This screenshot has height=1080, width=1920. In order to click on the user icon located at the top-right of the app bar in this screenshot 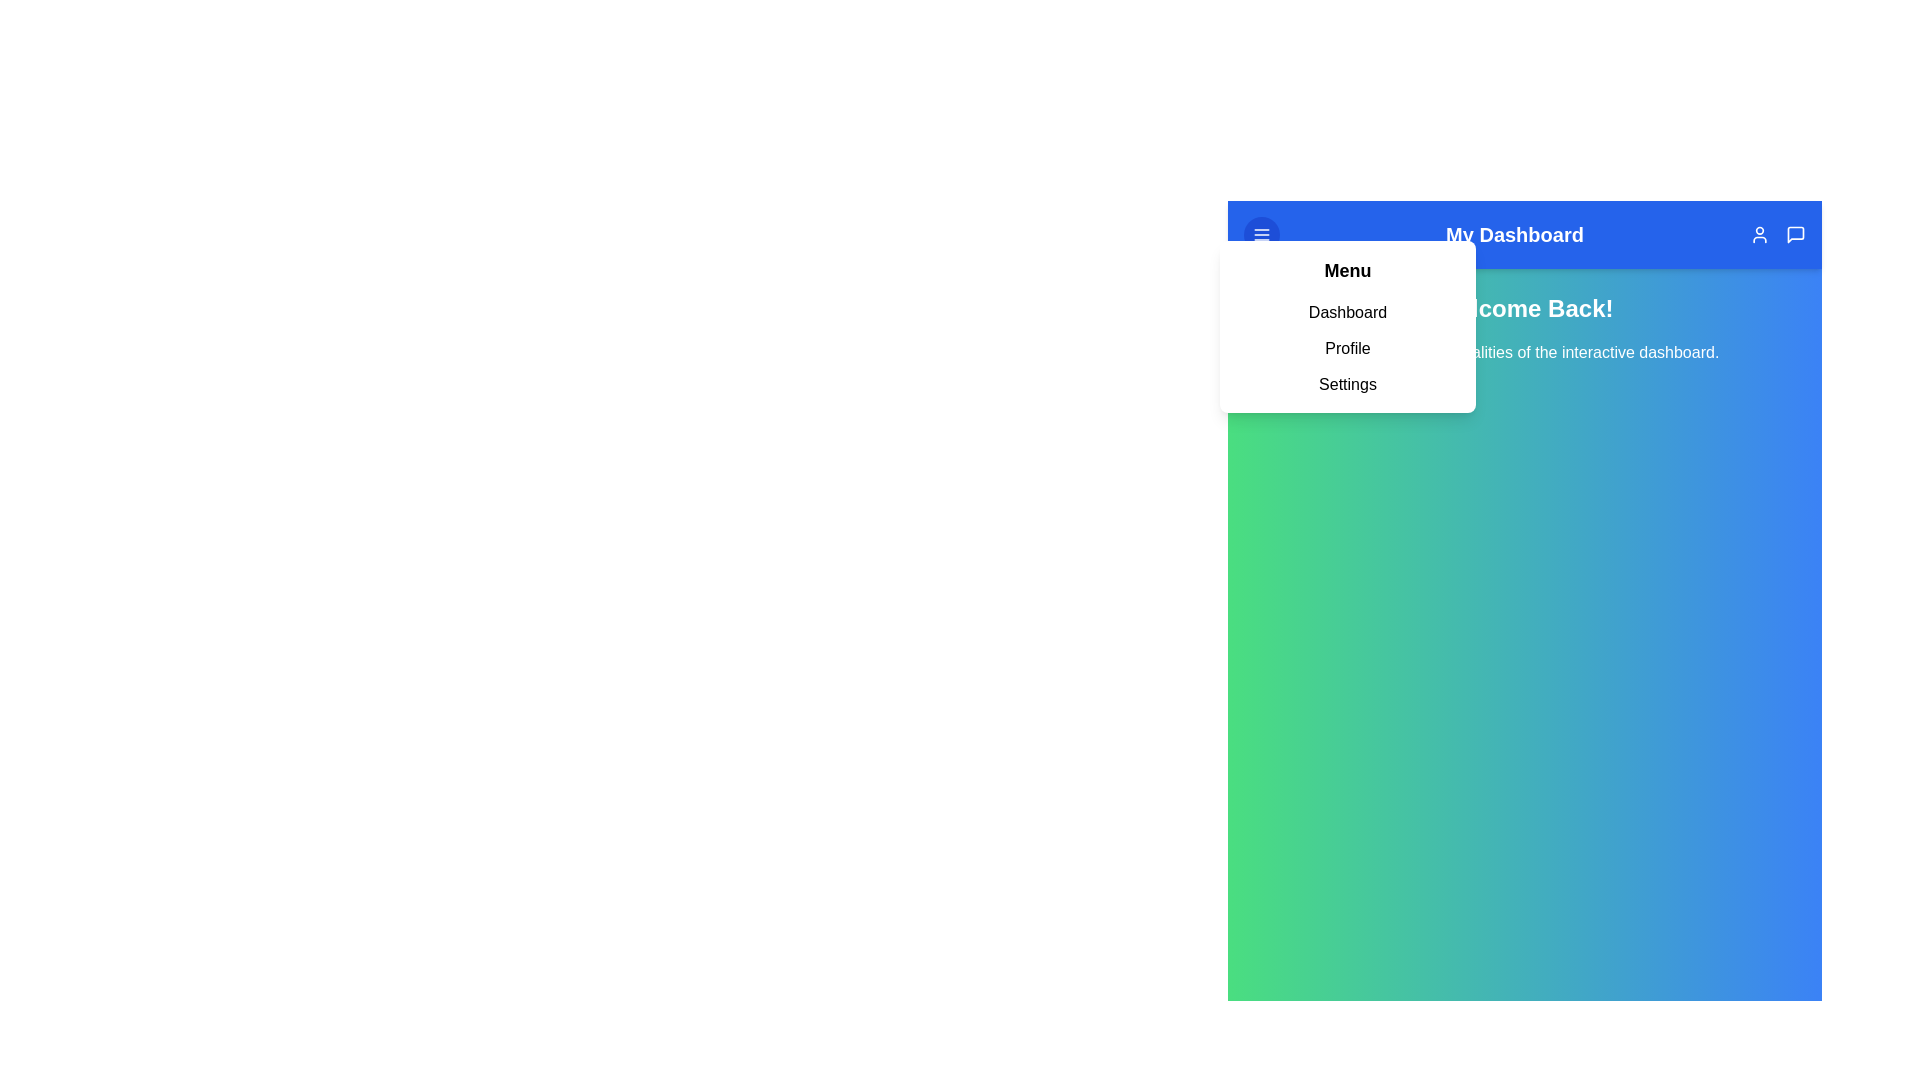, I will do `click(1760, 234)`.